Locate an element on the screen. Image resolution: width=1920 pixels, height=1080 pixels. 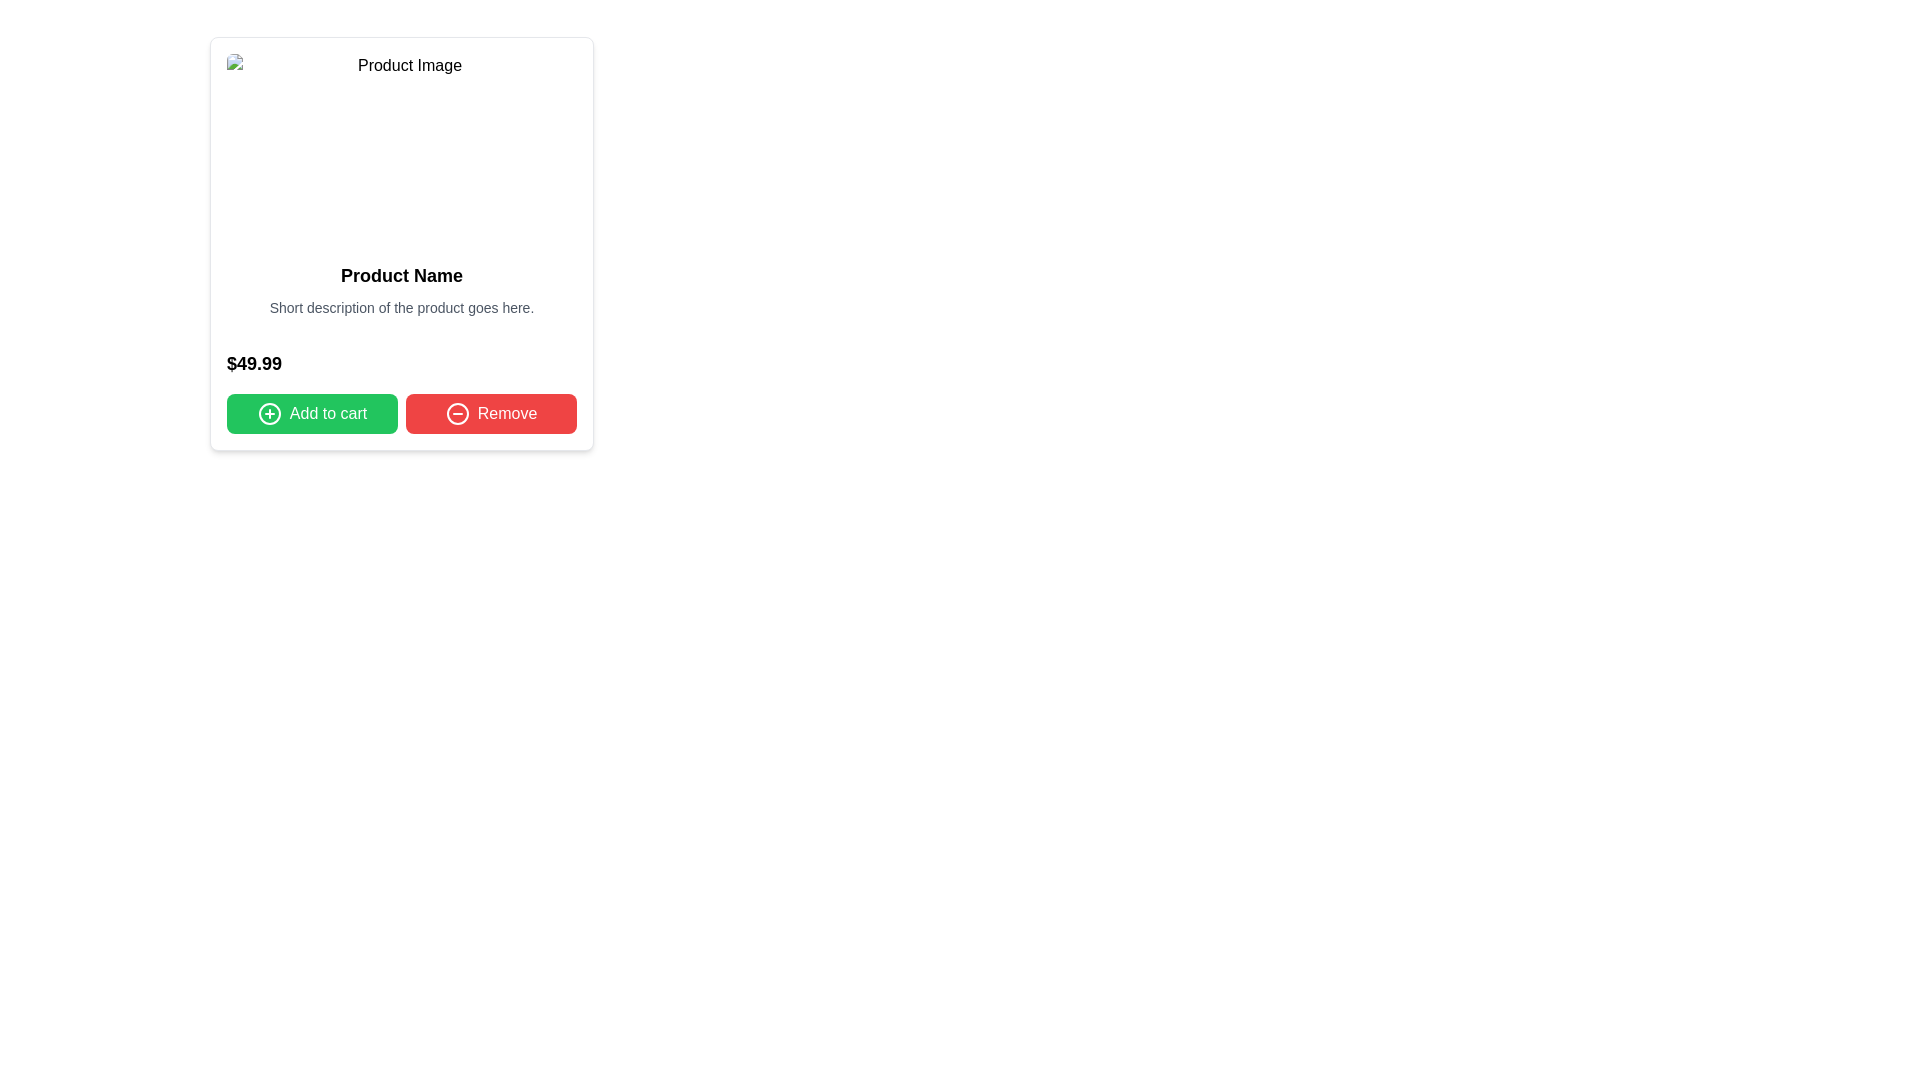
the icon located to the left of the green 'Add to cart' button, which serves as a visual indicator is located at coordinates (268, 412).